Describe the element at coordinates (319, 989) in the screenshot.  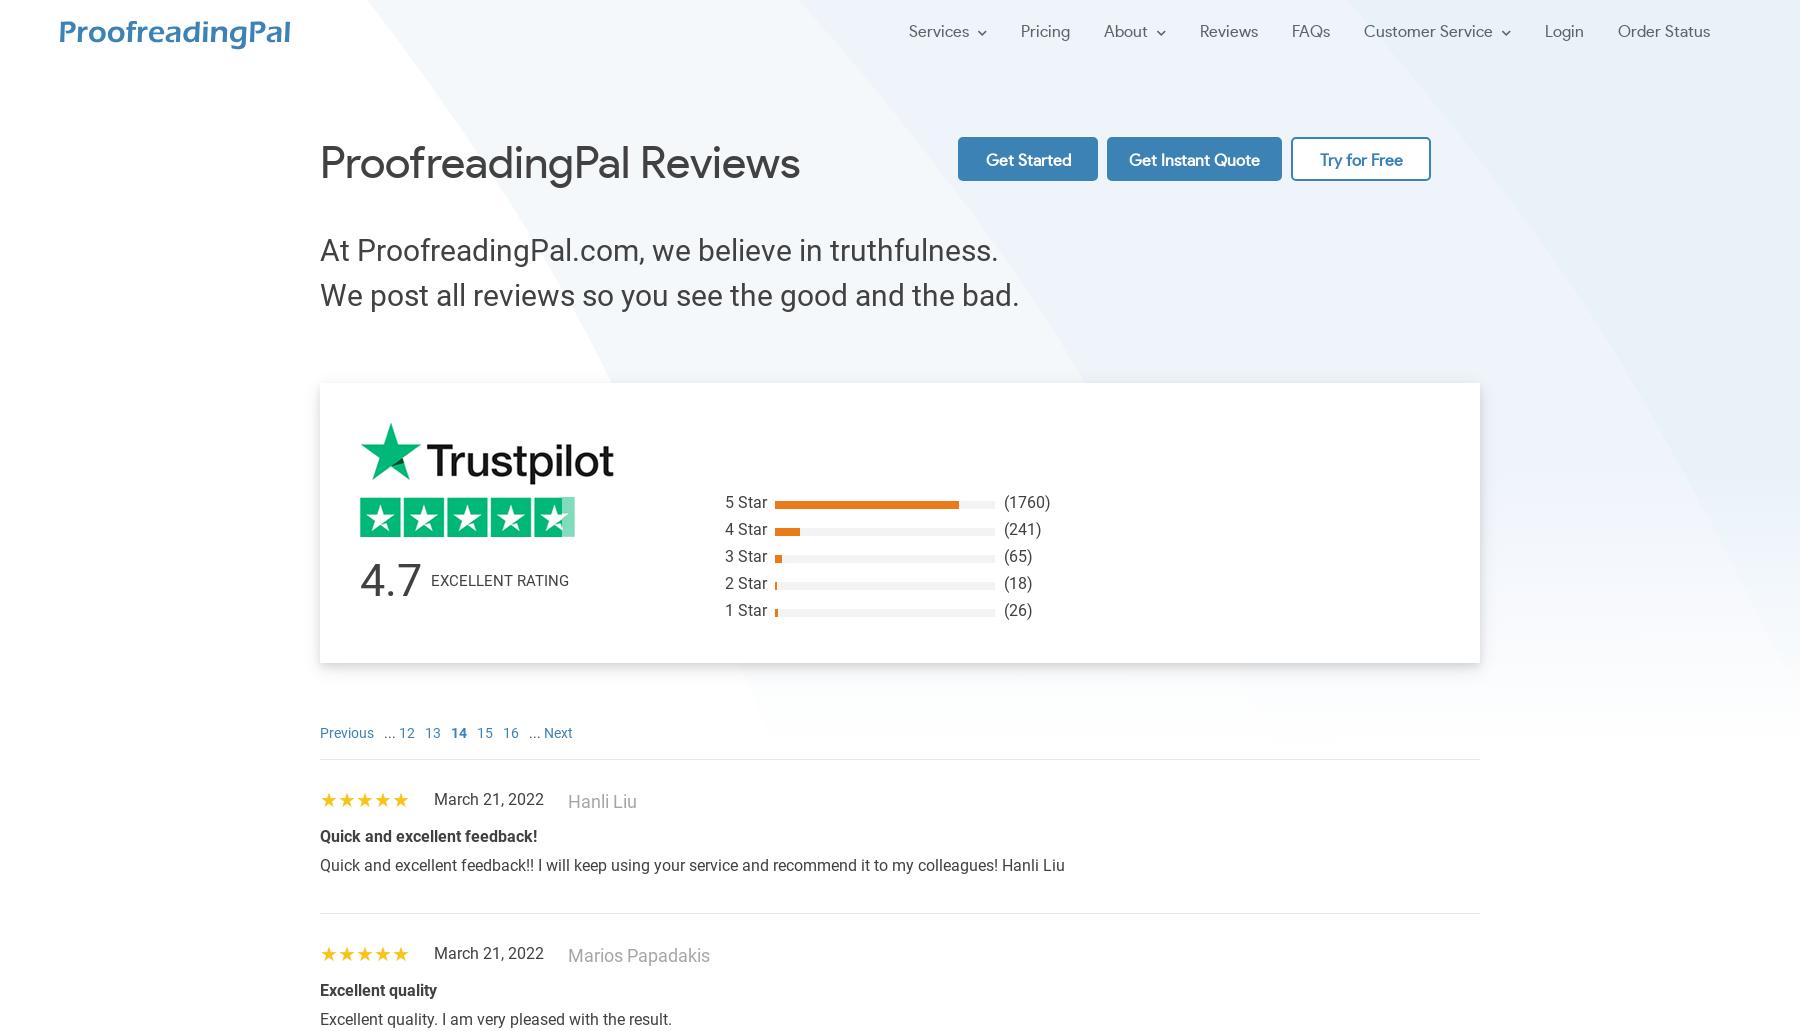
I see `'Excellent quality'` at that location.